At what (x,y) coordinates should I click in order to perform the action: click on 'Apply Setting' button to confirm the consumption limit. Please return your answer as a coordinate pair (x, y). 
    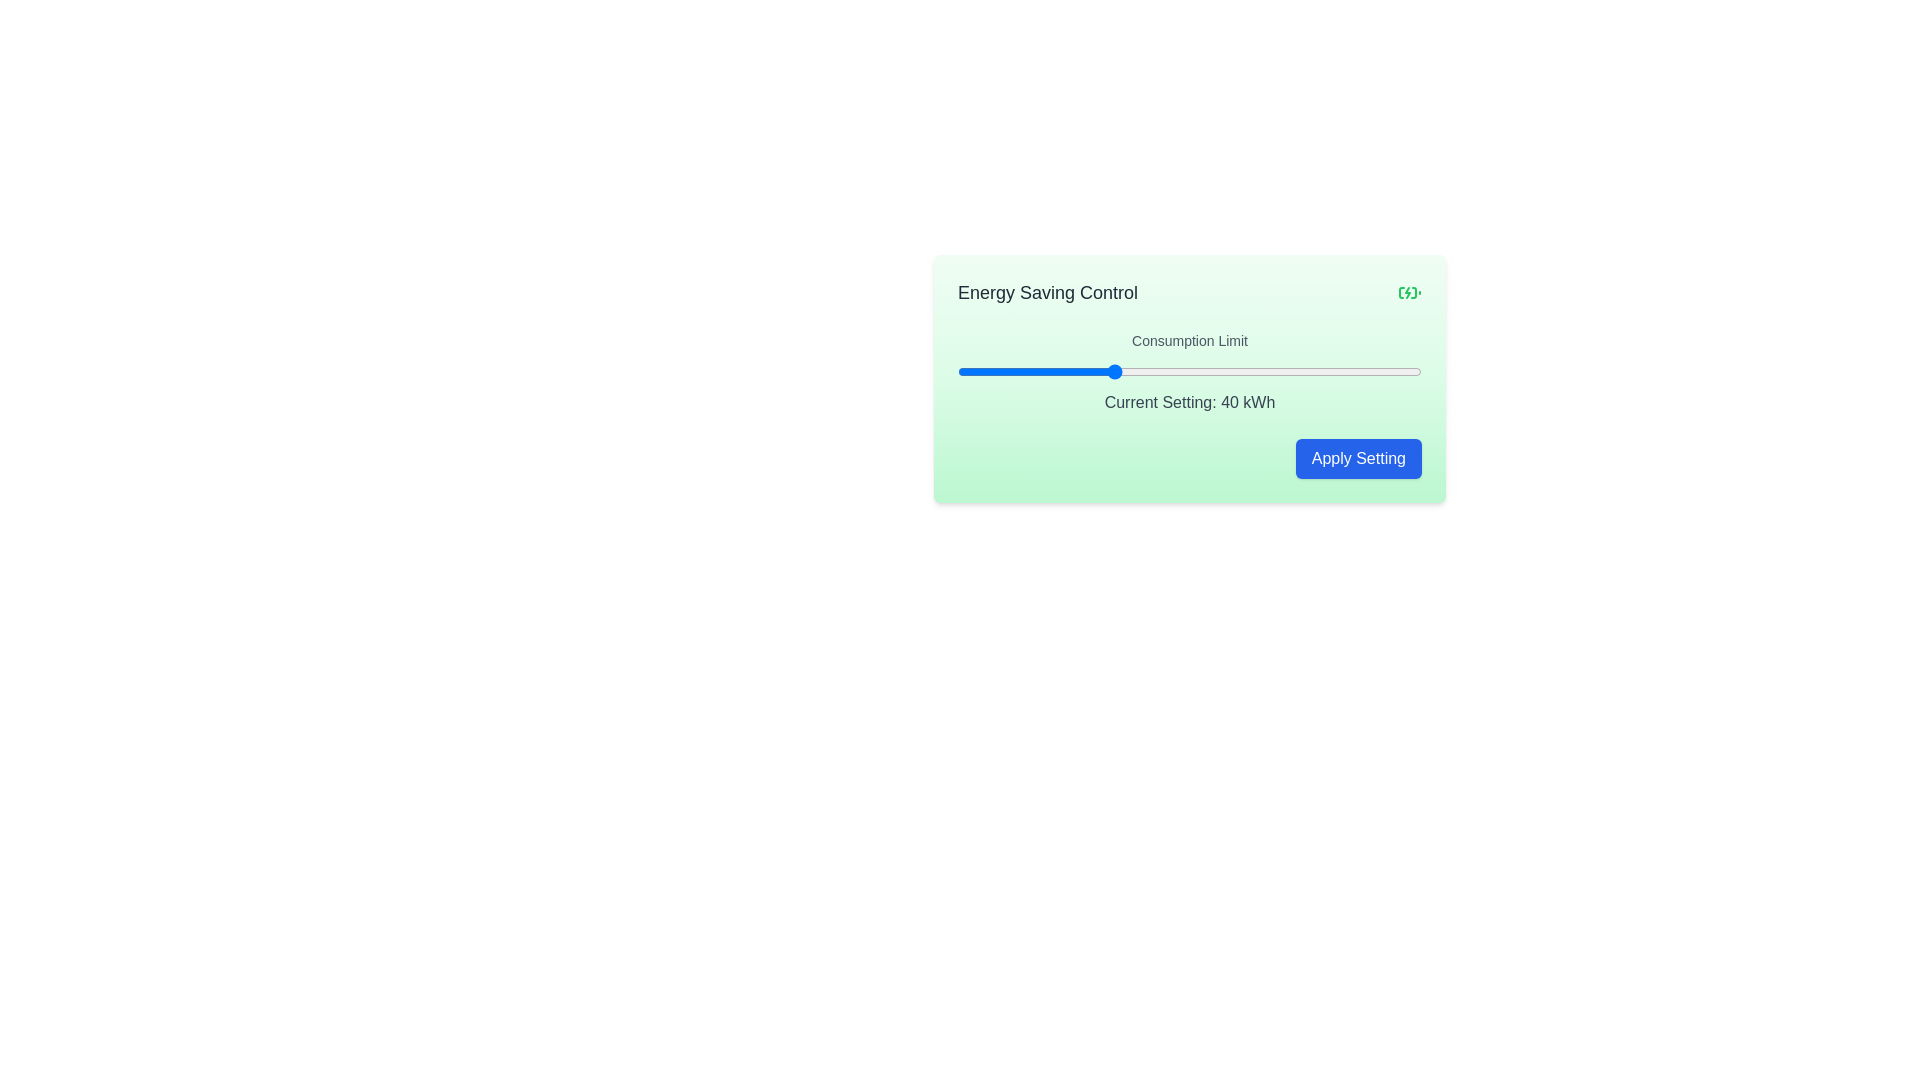
    Looking at the image, I should click on (1358, 459).